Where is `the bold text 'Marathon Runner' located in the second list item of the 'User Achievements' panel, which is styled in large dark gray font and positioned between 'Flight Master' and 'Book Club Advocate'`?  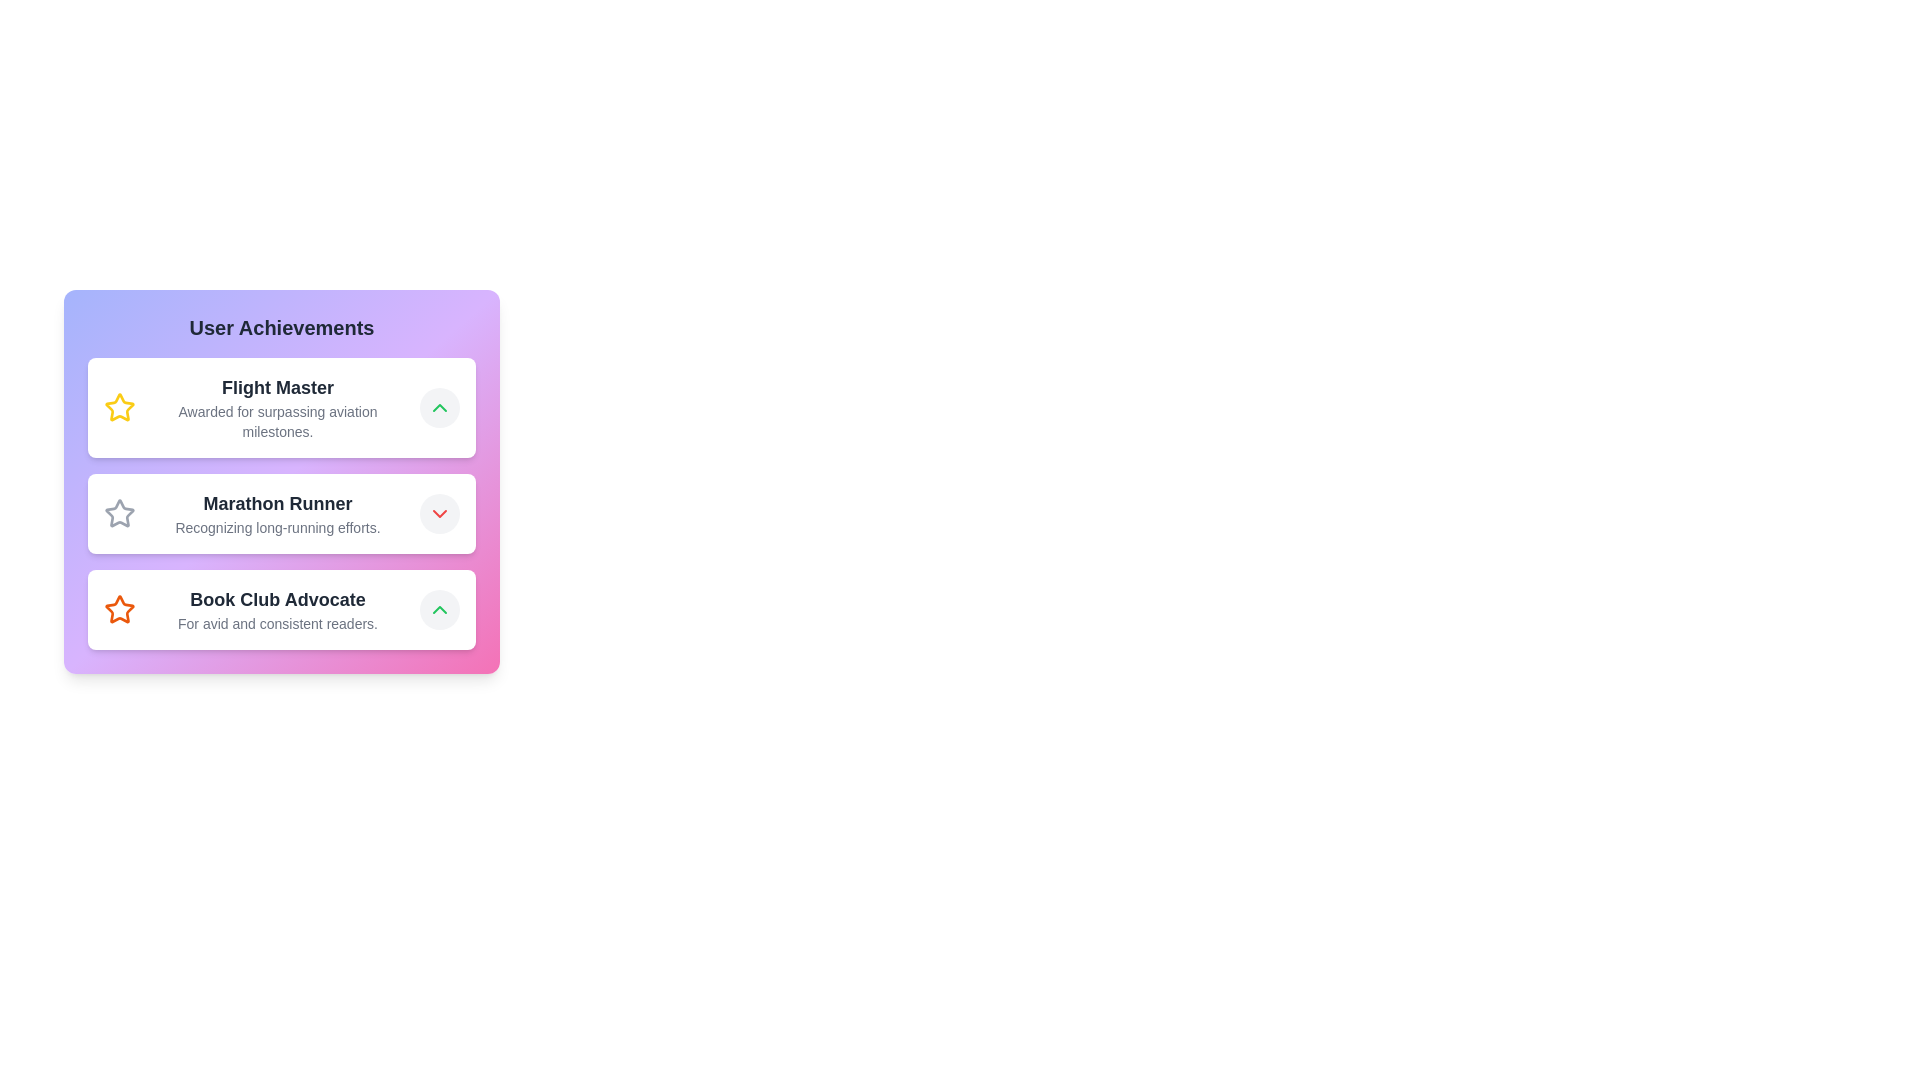
the bold text 'Marathon Runner' located in the second list item of the 'User Achievements' panel, which is styled in large dark gray font and positioned between 'Flight Master' and 'Book Club Advocate' is located at coordinates (277, 503).